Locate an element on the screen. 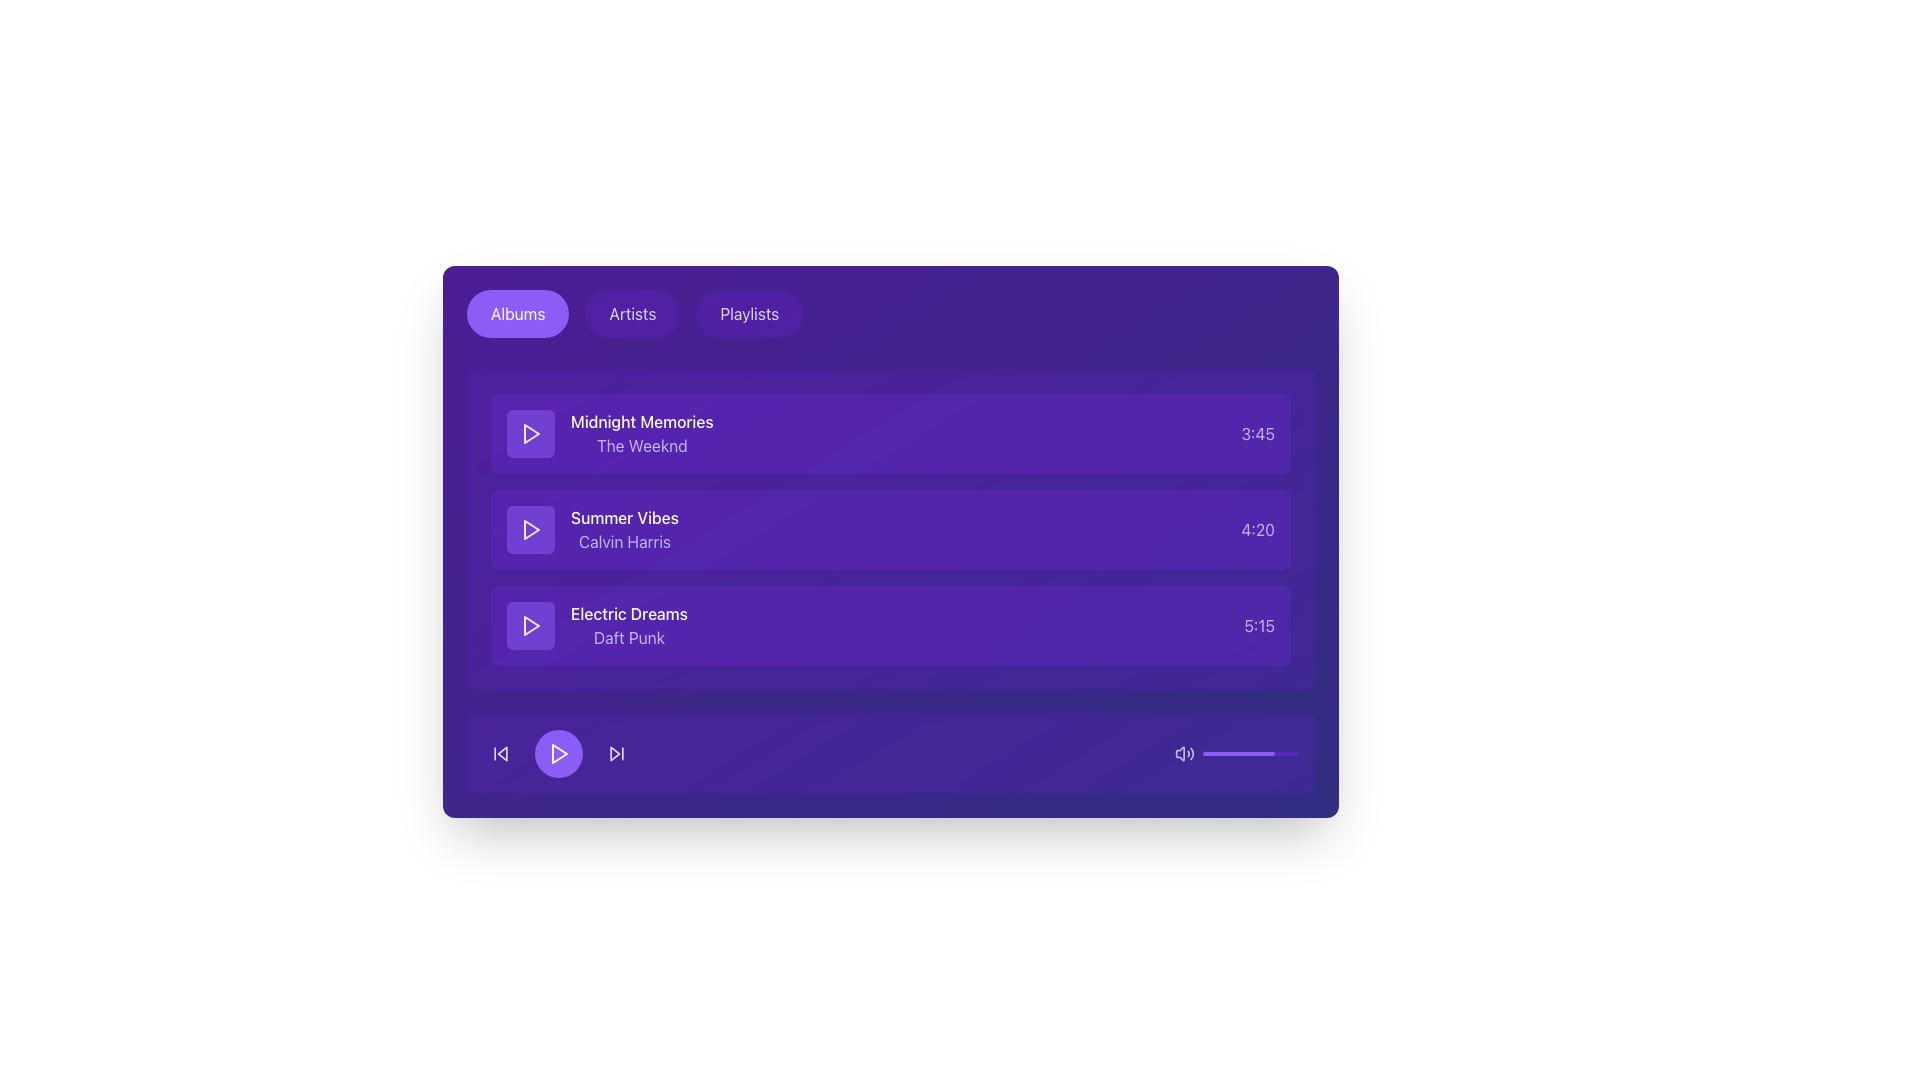 The width and height of the screenshot is (1920, 1080). the play button located in the top-left corner of the music track list, adjacent to the text 'Midnight Memories by The Weeknd' is located at coordinates (531, 433).